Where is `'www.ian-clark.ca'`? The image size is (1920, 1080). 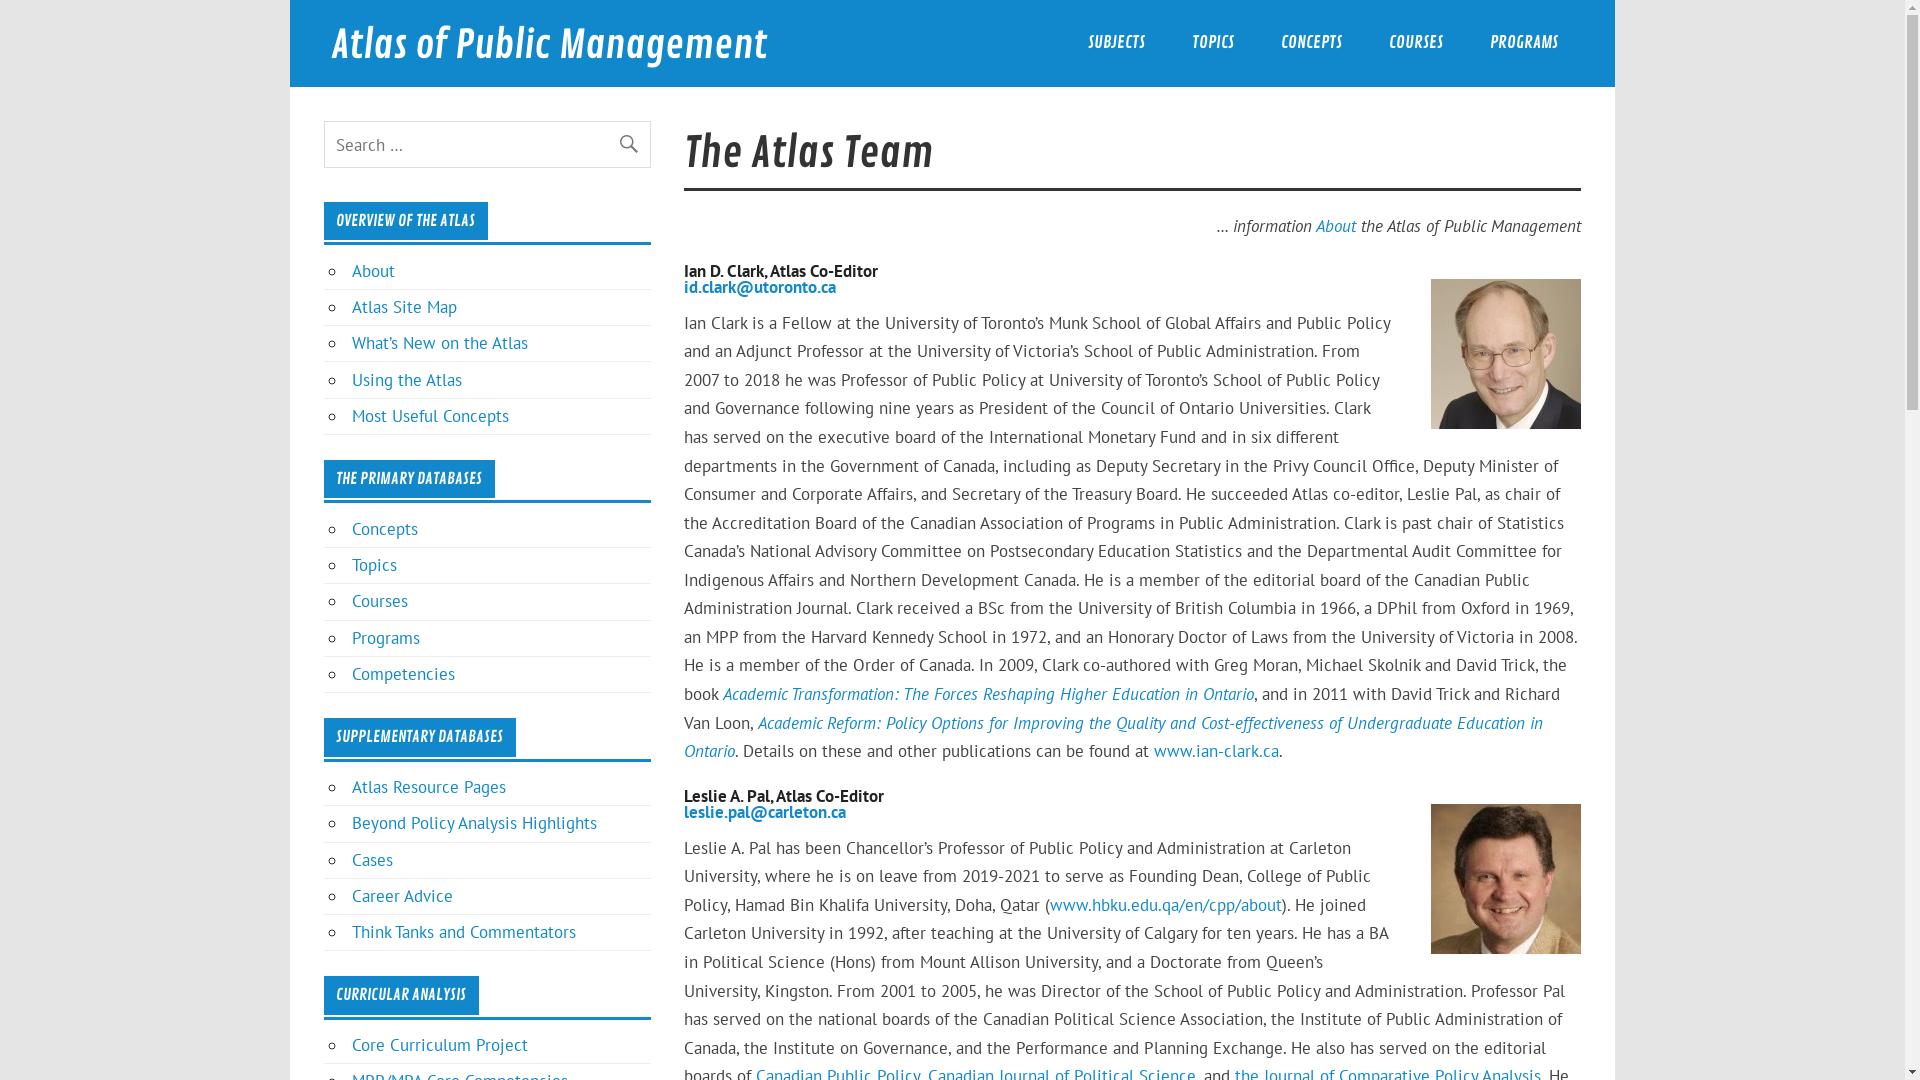 'www.ian-clark.ca' is located at coordinates (1215, 751).